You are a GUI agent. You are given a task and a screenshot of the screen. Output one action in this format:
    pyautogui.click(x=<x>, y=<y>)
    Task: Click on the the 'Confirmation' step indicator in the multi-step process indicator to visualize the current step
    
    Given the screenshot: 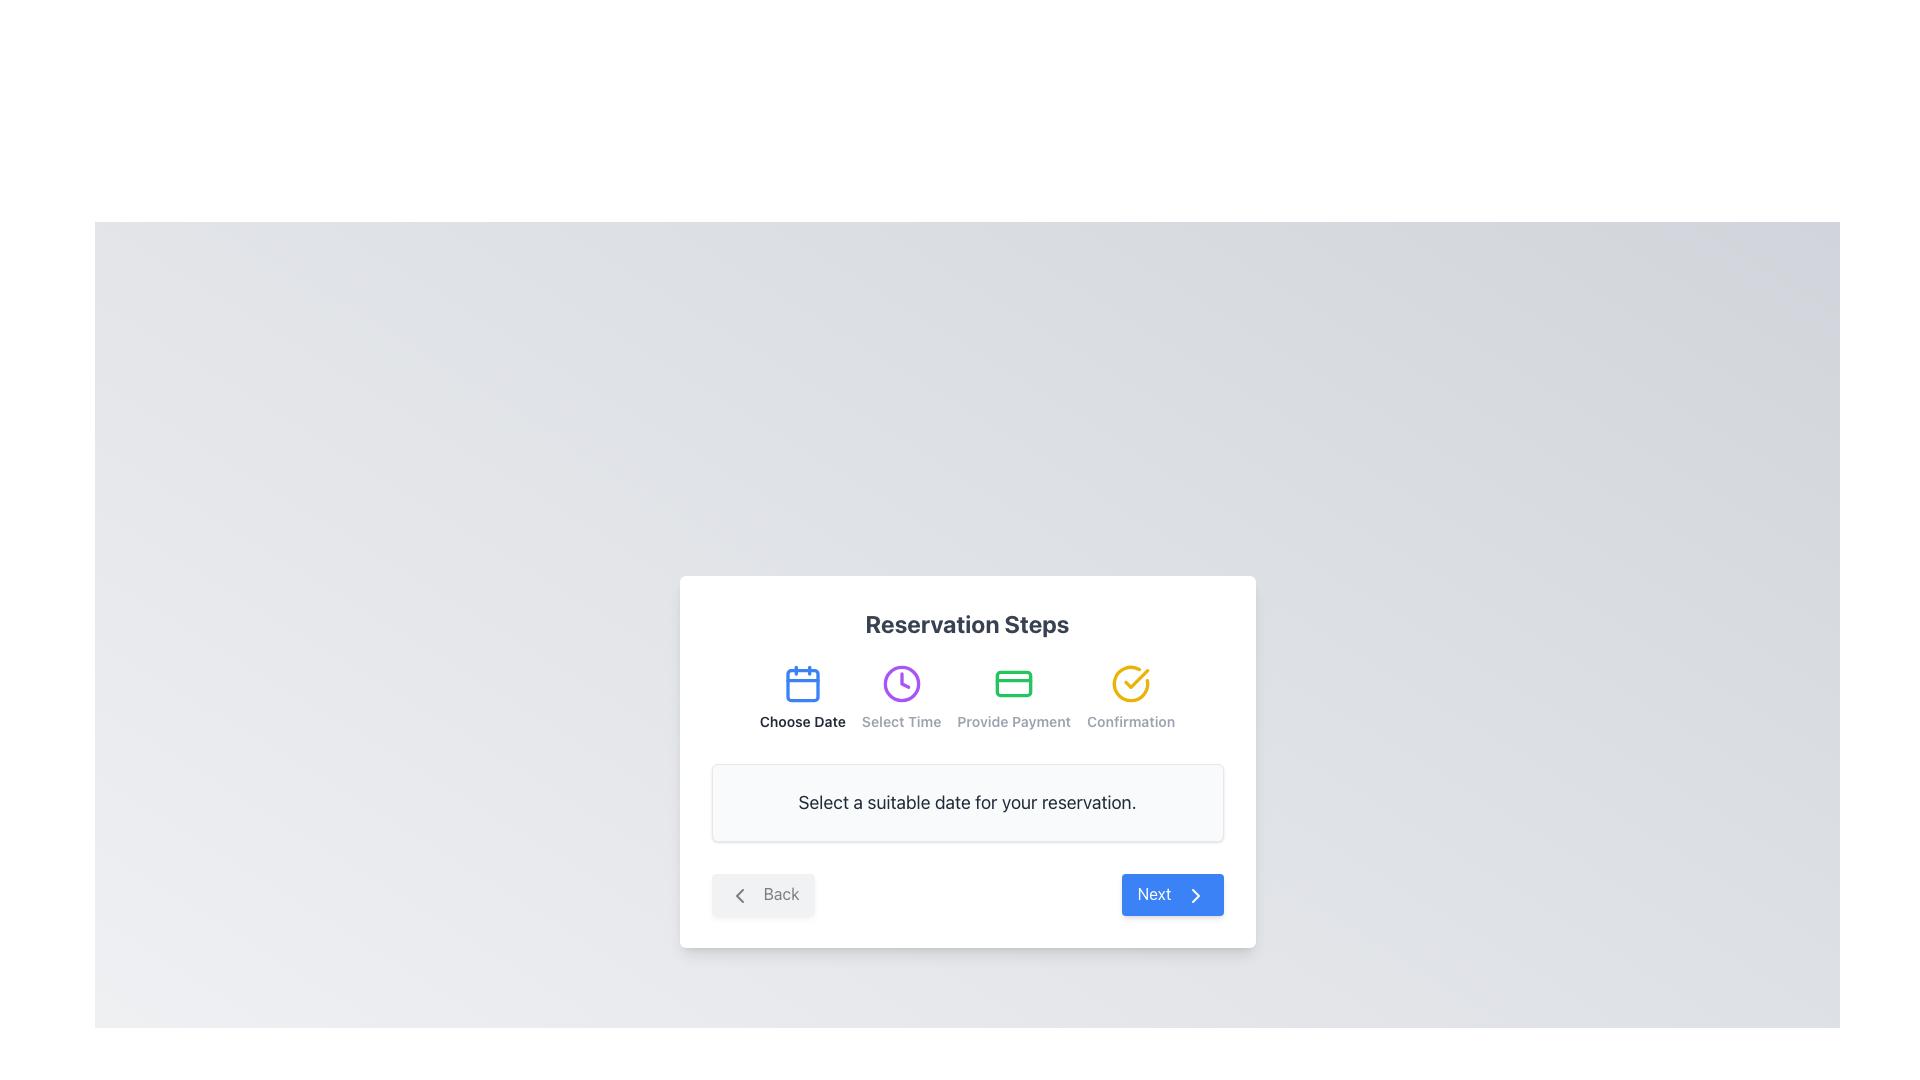 What is the action you would take?
    pyautogui.click(x=1131, y=697)
    